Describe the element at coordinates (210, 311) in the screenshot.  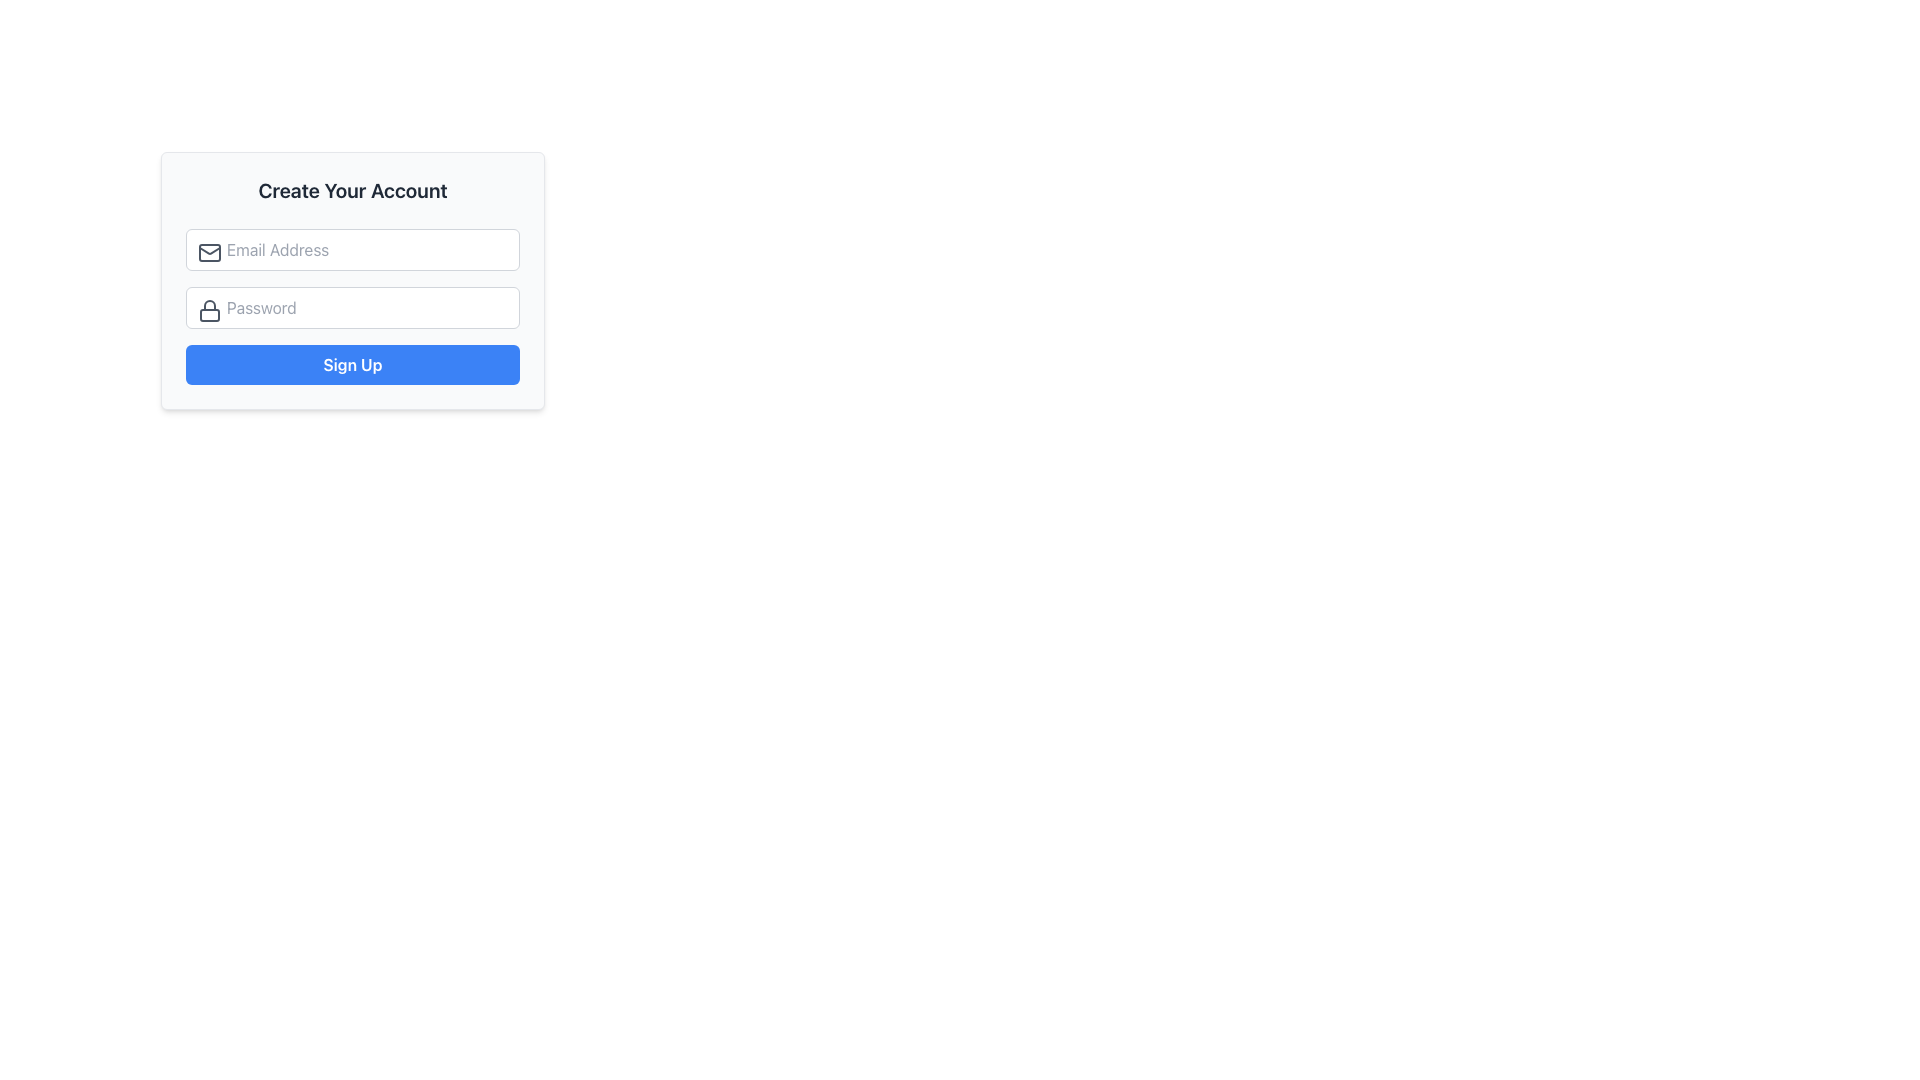
I see `the password field icon that indicates a secure input area, located to the left of the 'Password' placeholder text` at that location.